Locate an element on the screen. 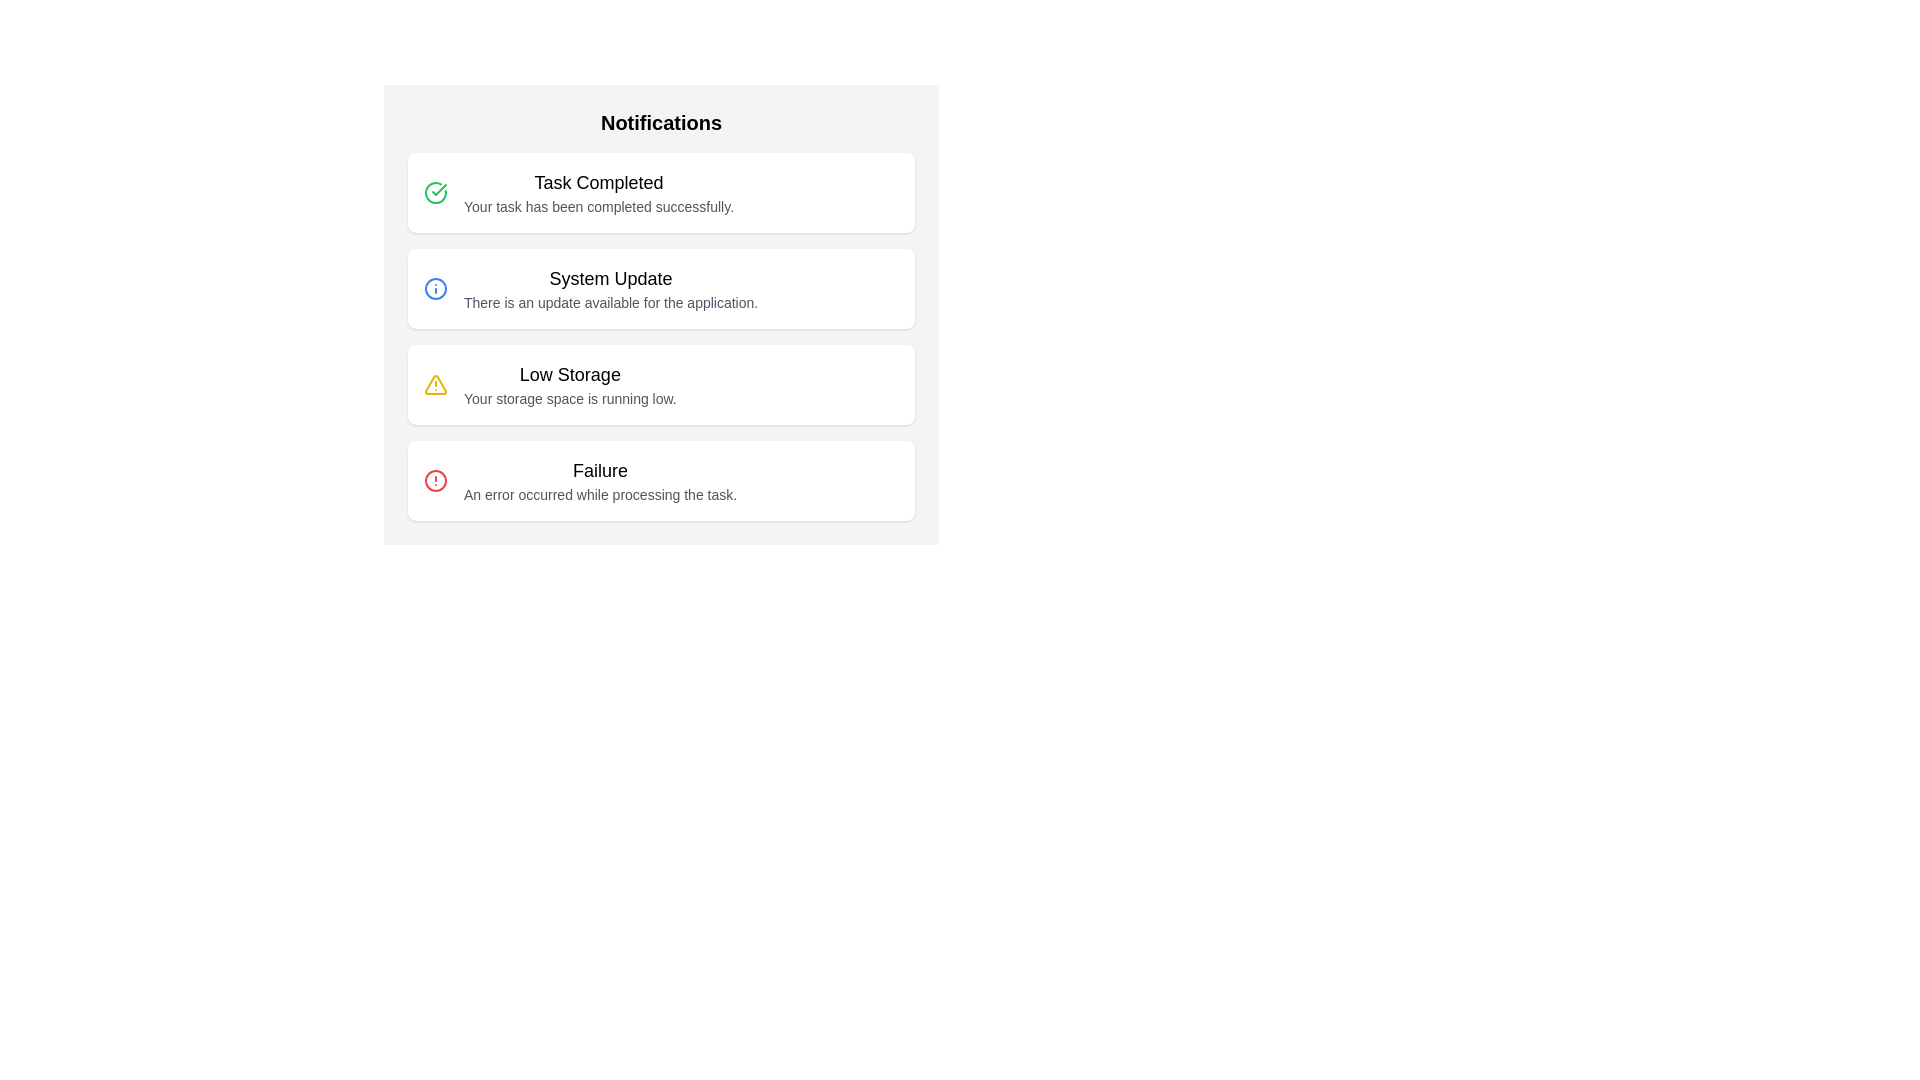  the 'System Update' label, which is prominently displayed in bold font and is the central element in the second notification block, positioned between 'Task Completed' and 'Low Storage' is located at coordinates (610, 278).